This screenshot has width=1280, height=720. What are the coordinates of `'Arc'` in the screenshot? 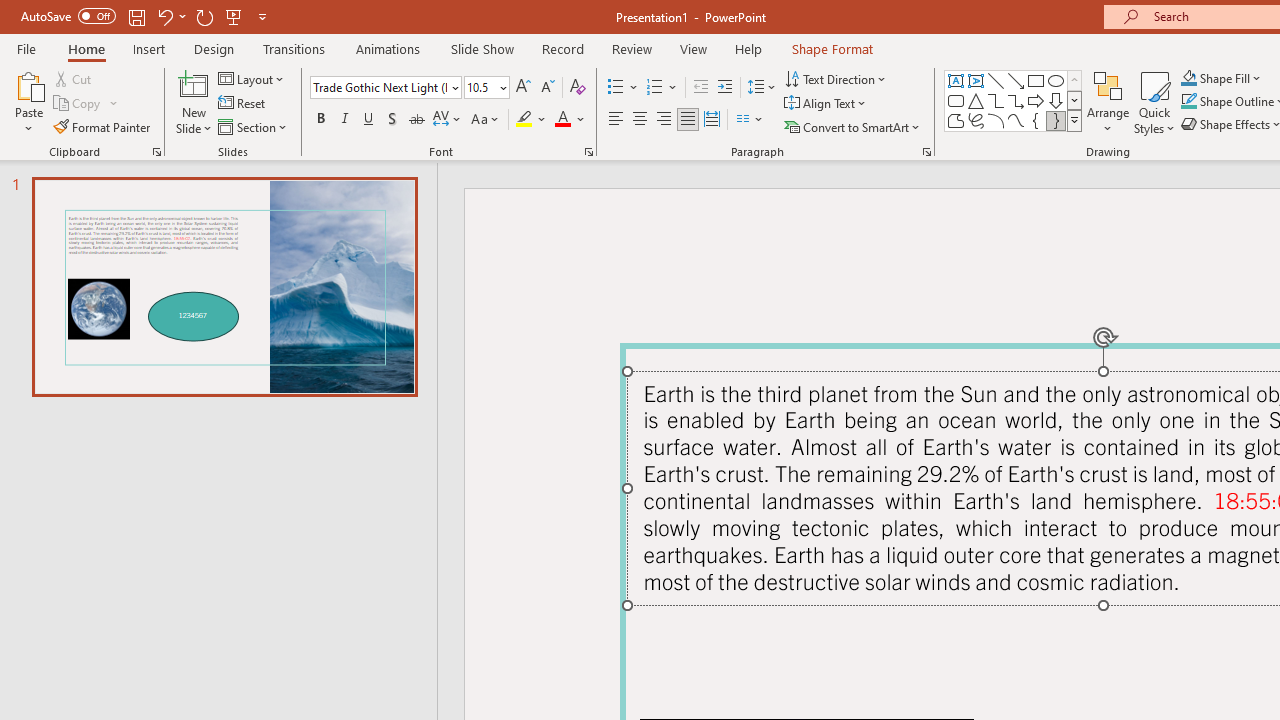 It's located at (995, 120).